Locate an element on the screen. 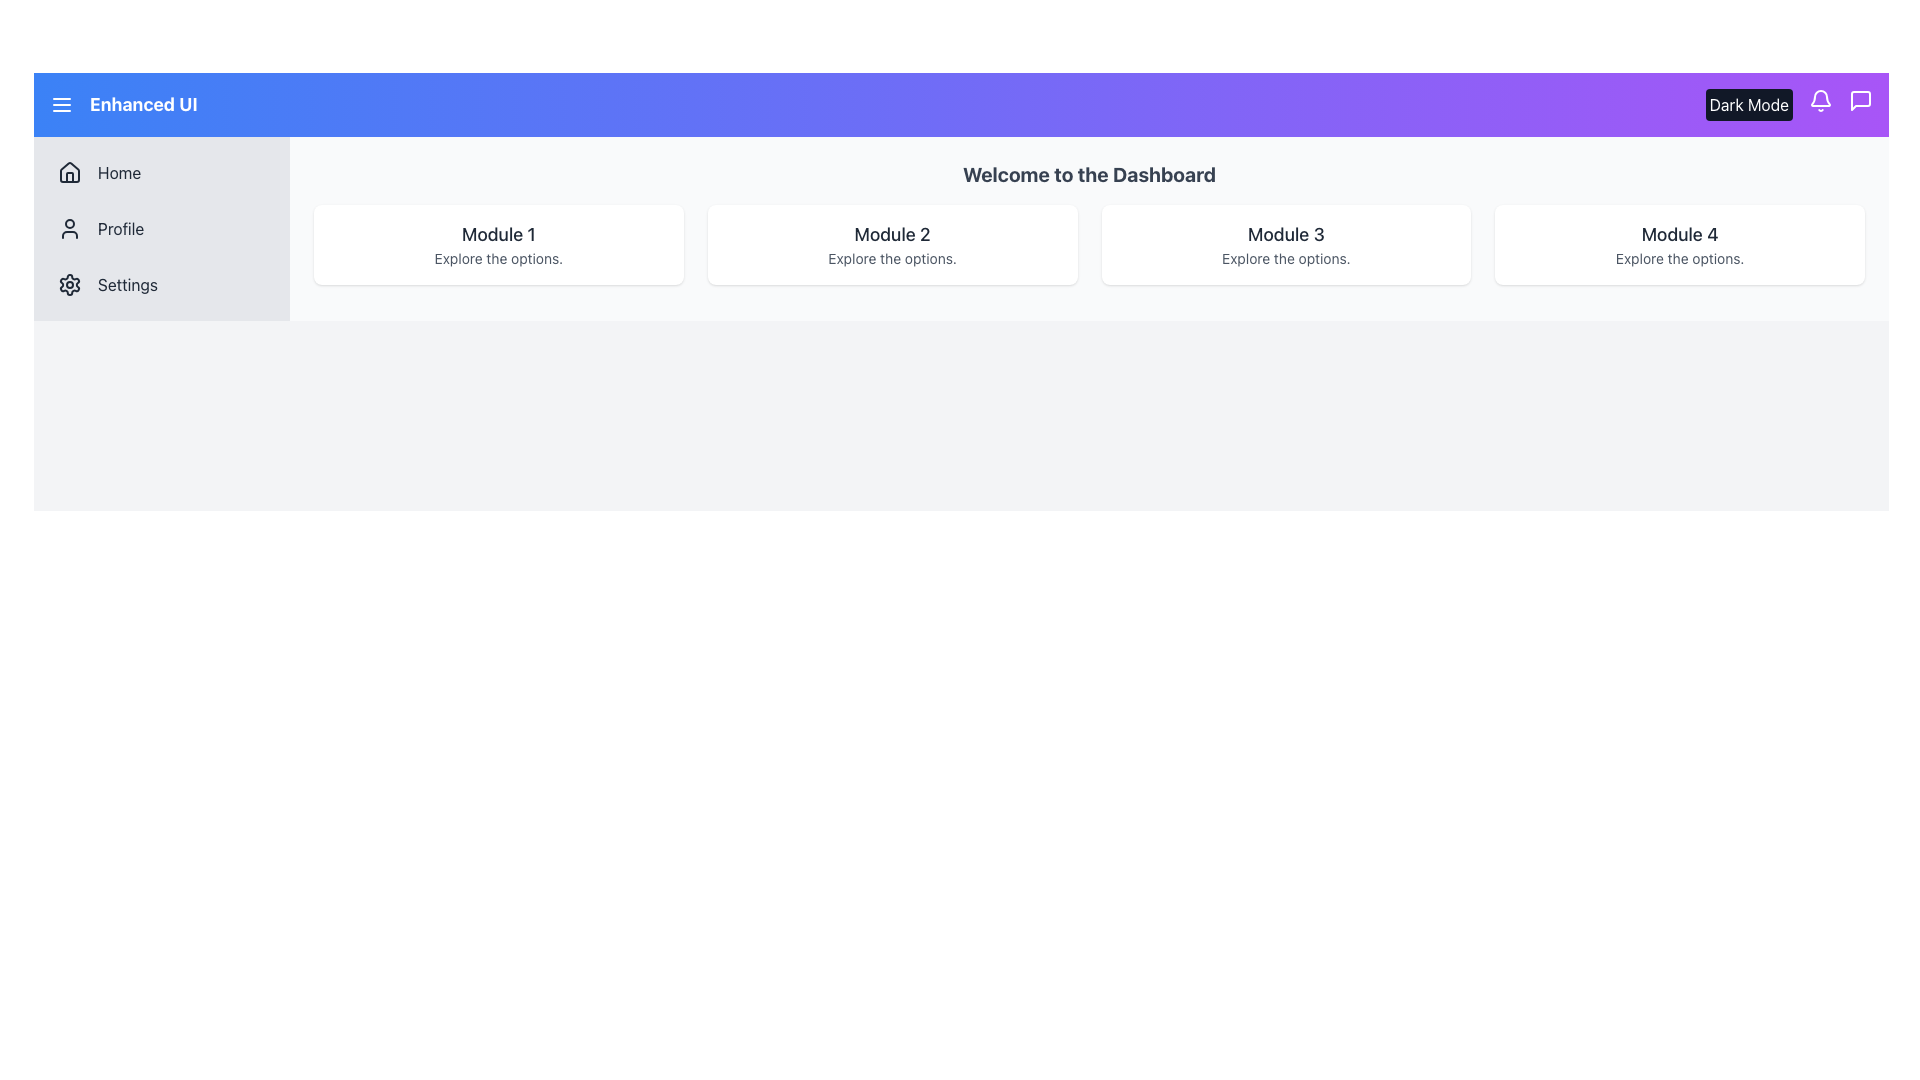 The width and height of the screenshot is (1920, 1080). the text label that indicates the navigation option for accessing the settings section of the application, located below the 'Profile' menu item in the left sidebar is located at coordinates (126, 285).